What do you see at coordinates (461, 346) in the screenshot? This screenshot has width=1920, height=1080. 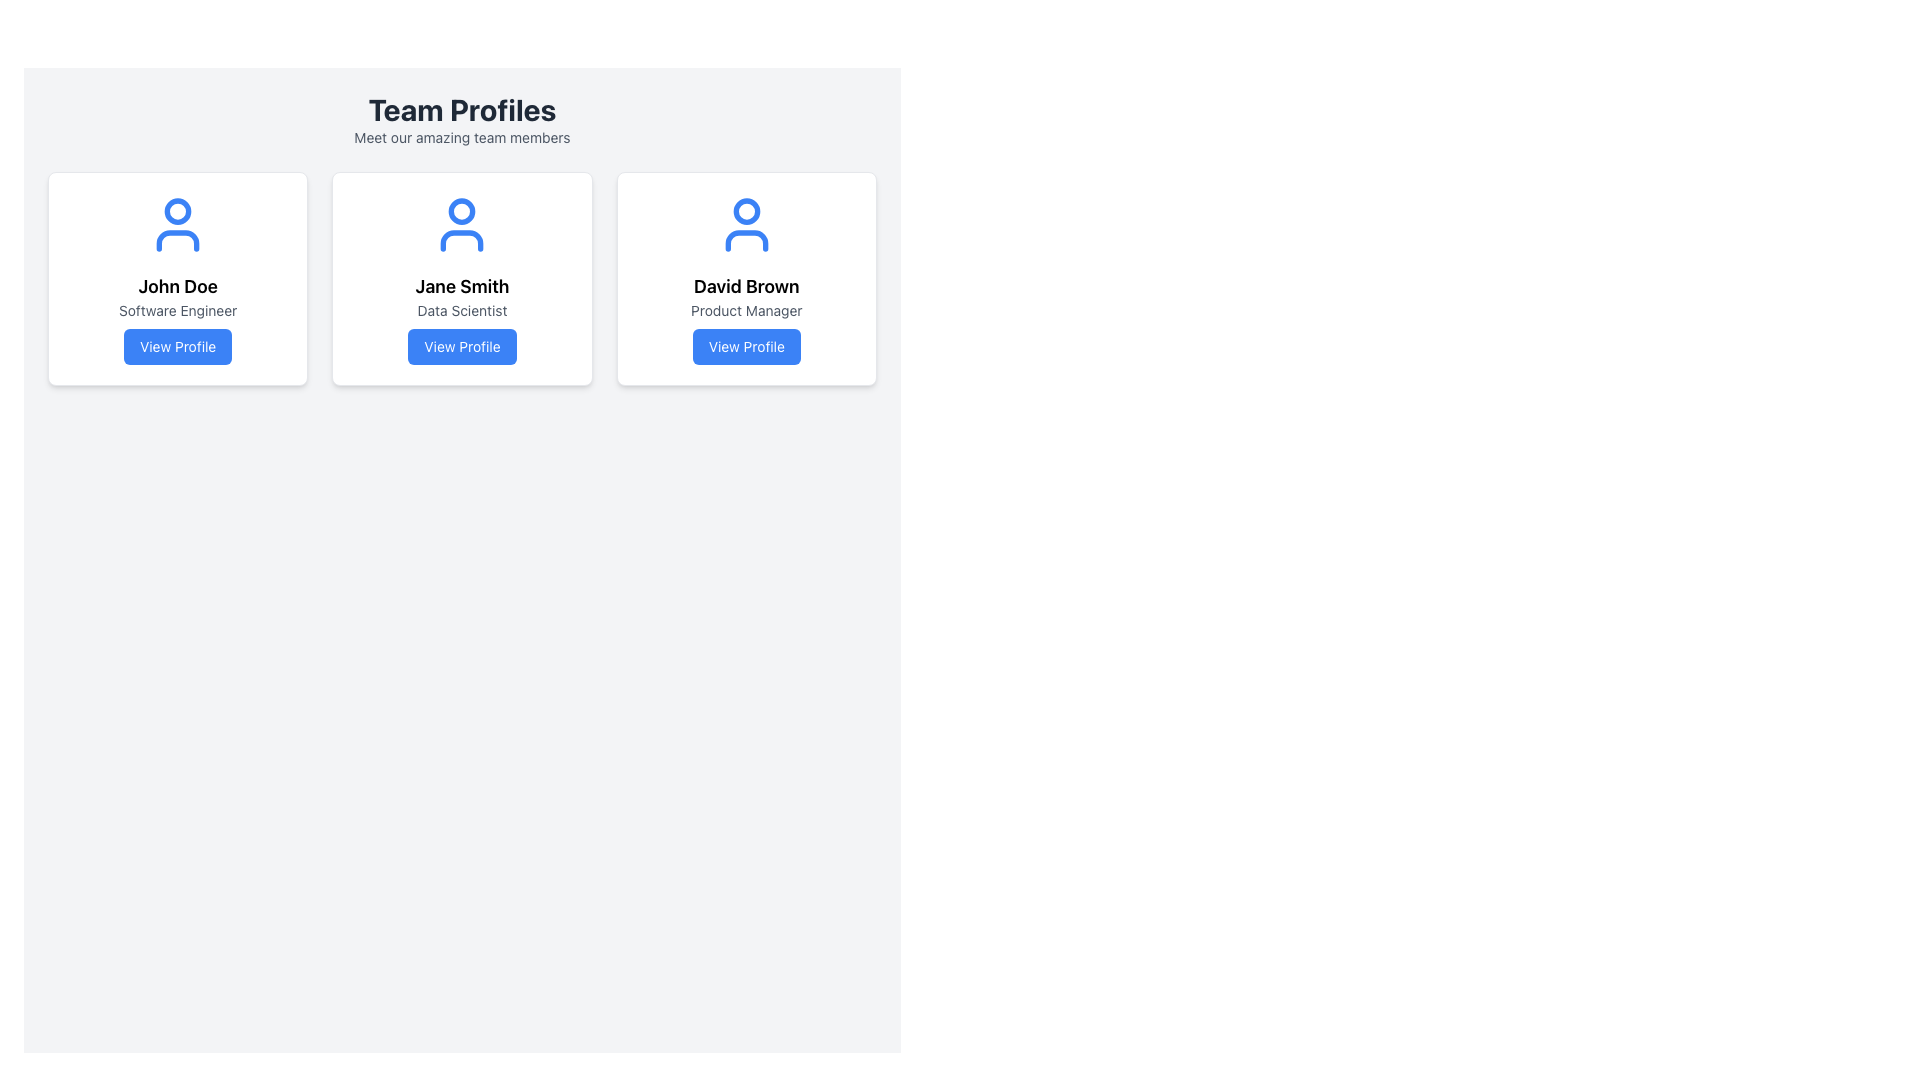 I see `the 'View Profile' button which is a rectangular button with white text on a blue background, located in the middle column of a three-column layout, below the 'Data Scientist' text` at bounding box center [461, 346].